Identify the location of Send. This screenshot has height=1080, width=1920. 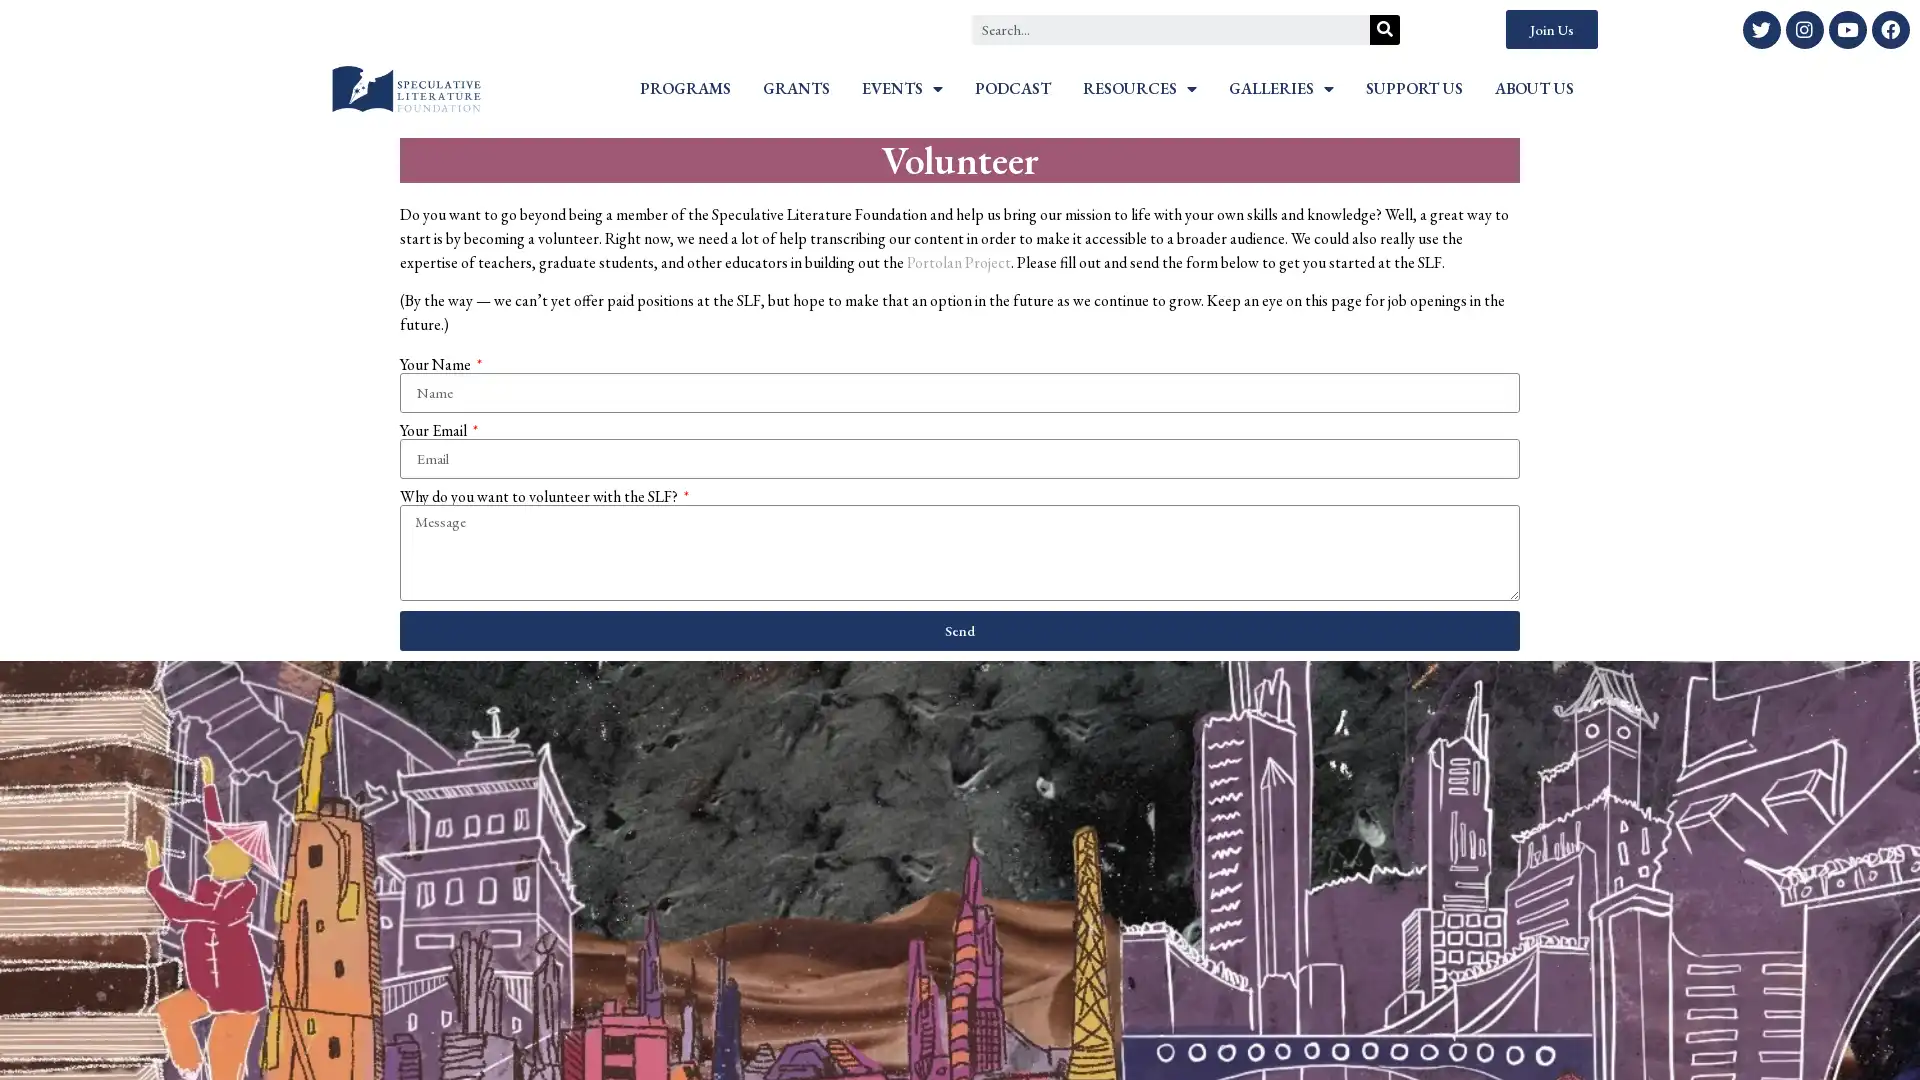
(960, 628).